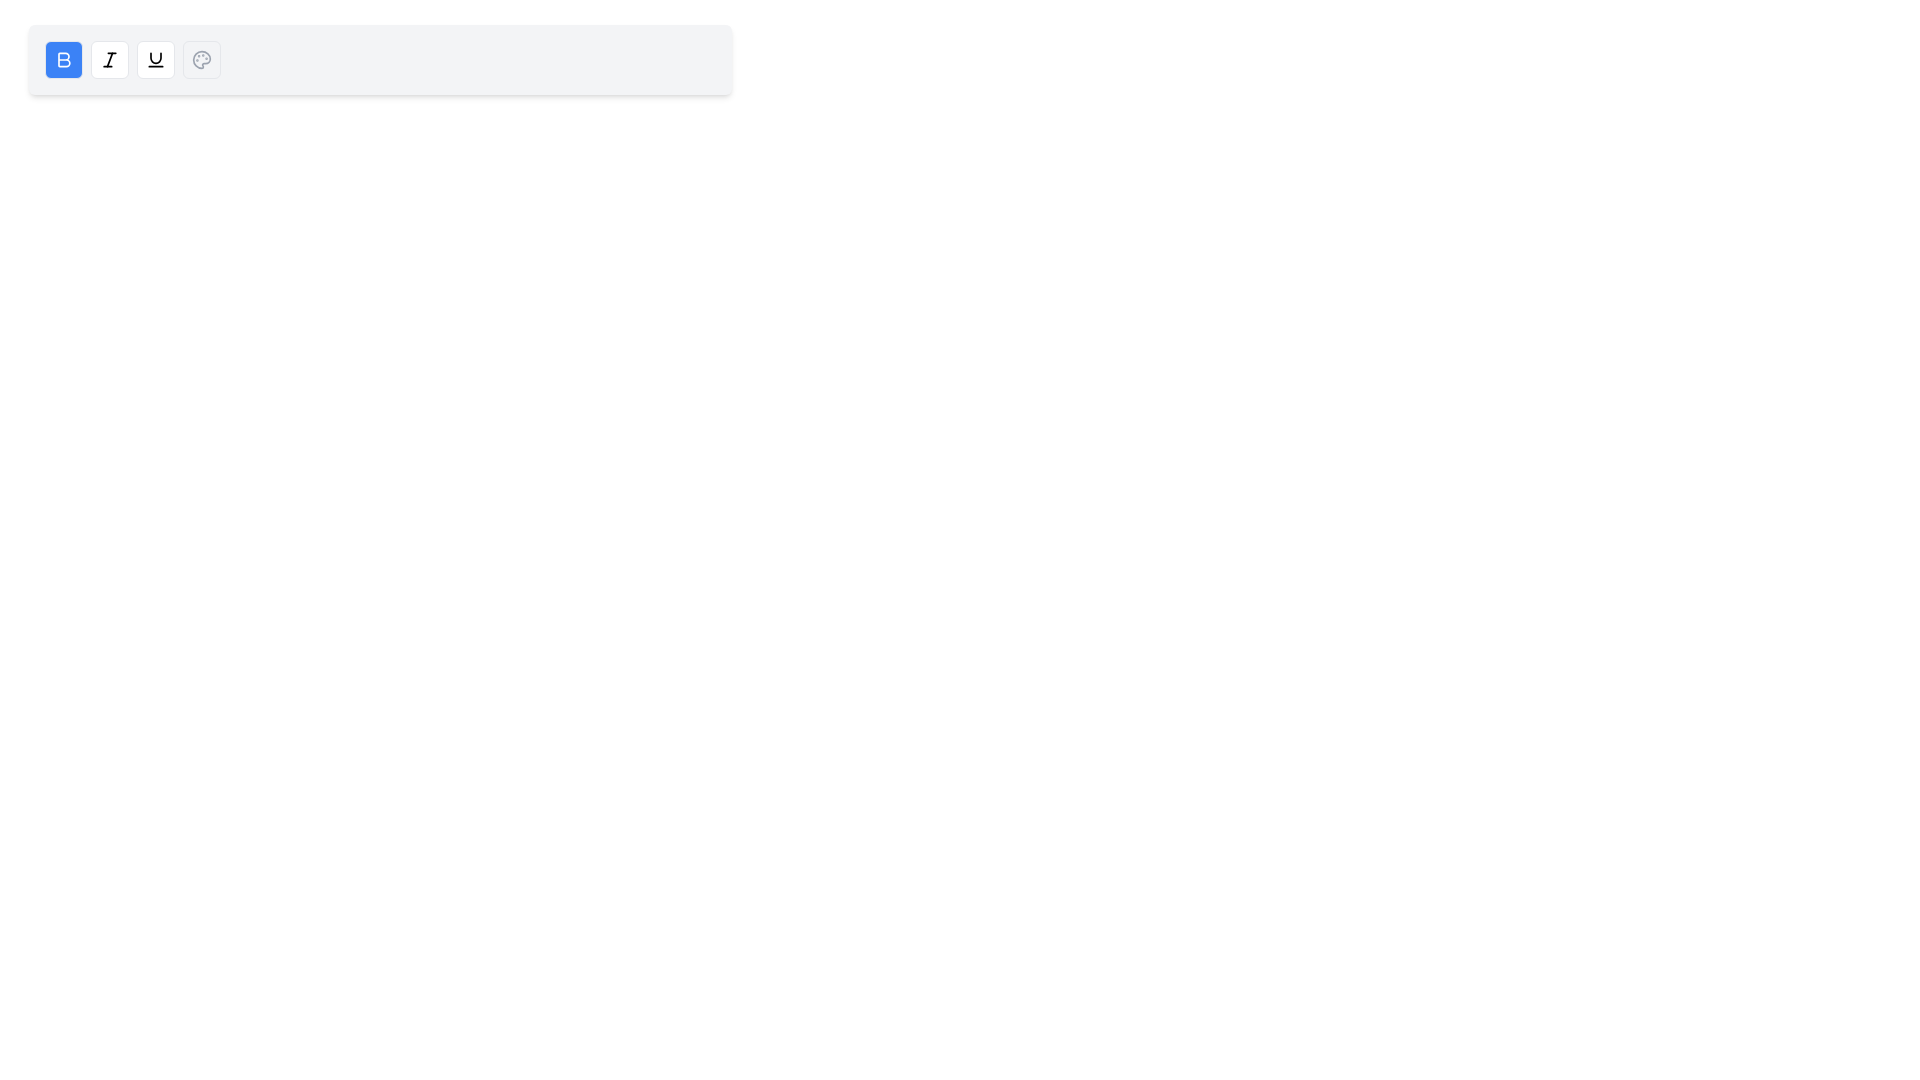  I want to click on the artist's palette icon, which is the fourth tool in the horizontal toolbar, so click(201, 59).